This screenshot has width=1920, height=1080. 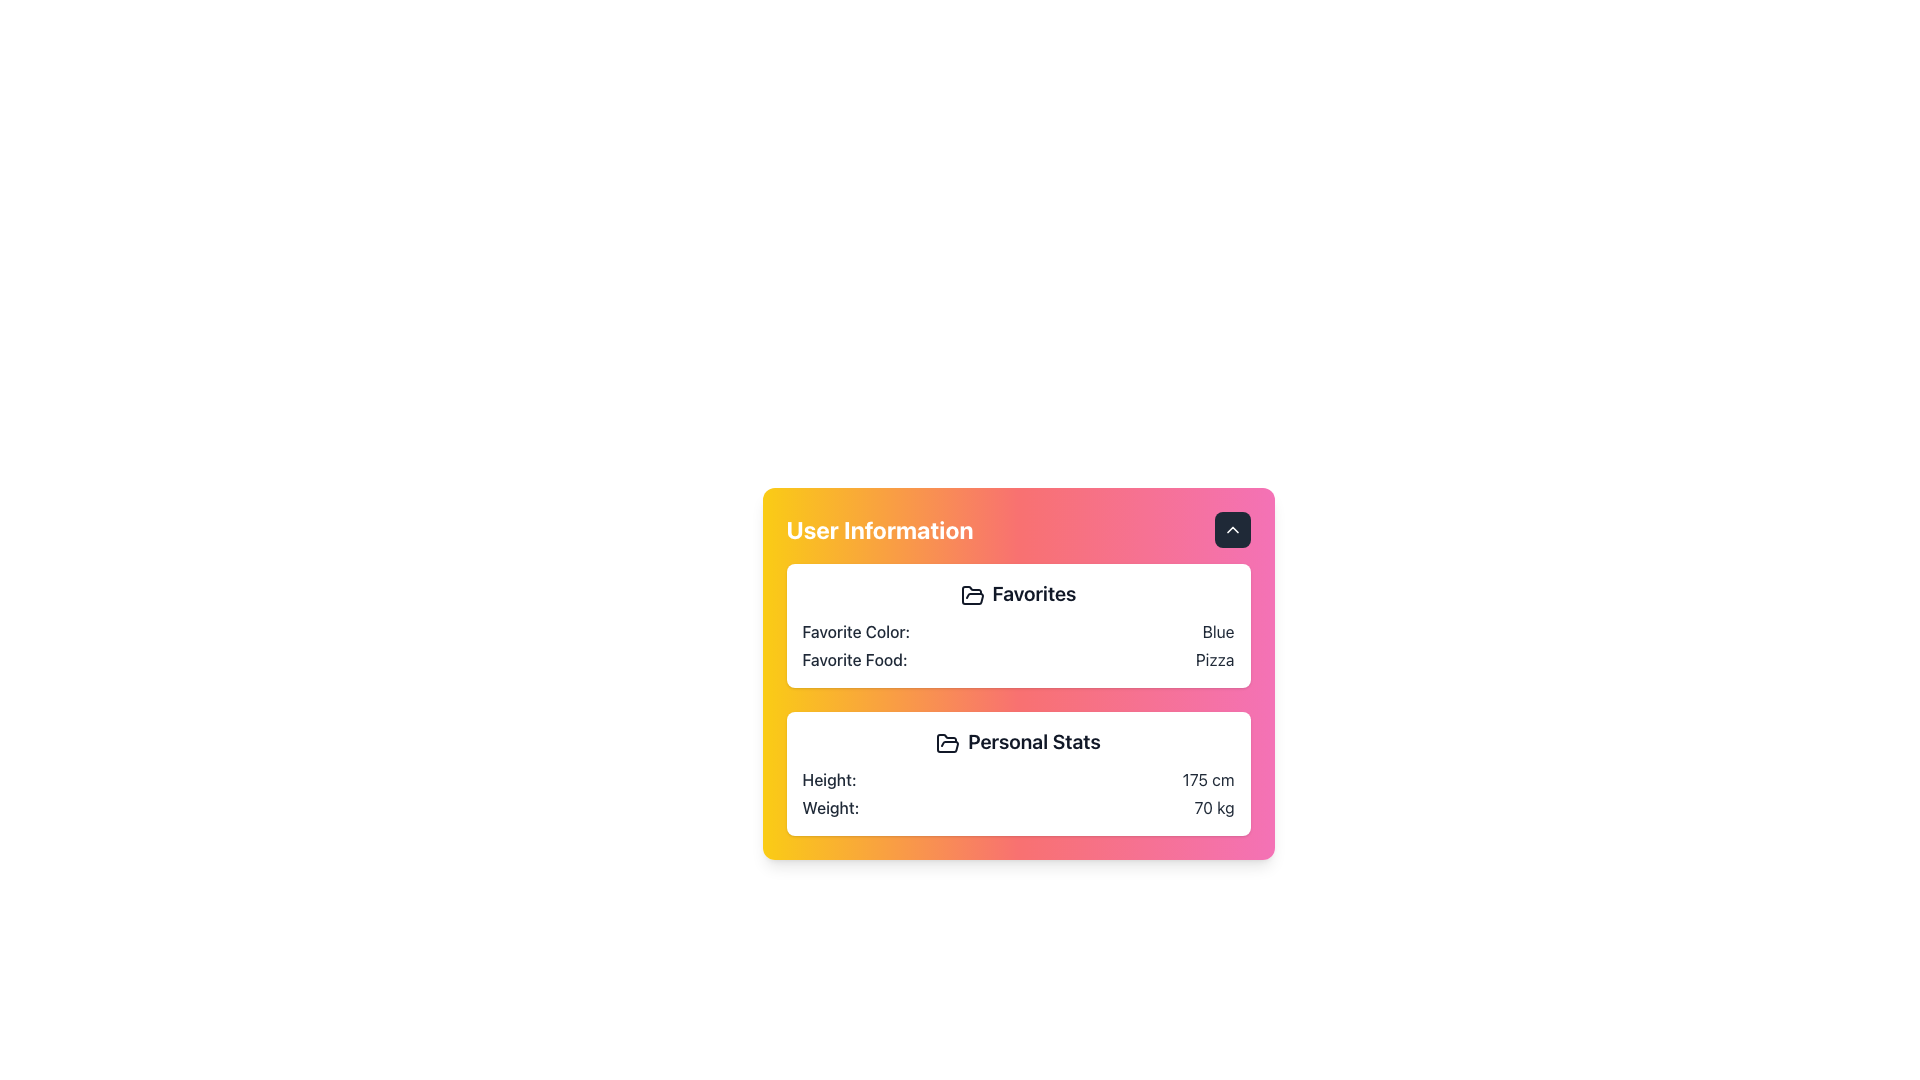 I want to click on the label indicating the favorite color in the 'Favorites' section of the user profile card, so click(x=856, y=632).